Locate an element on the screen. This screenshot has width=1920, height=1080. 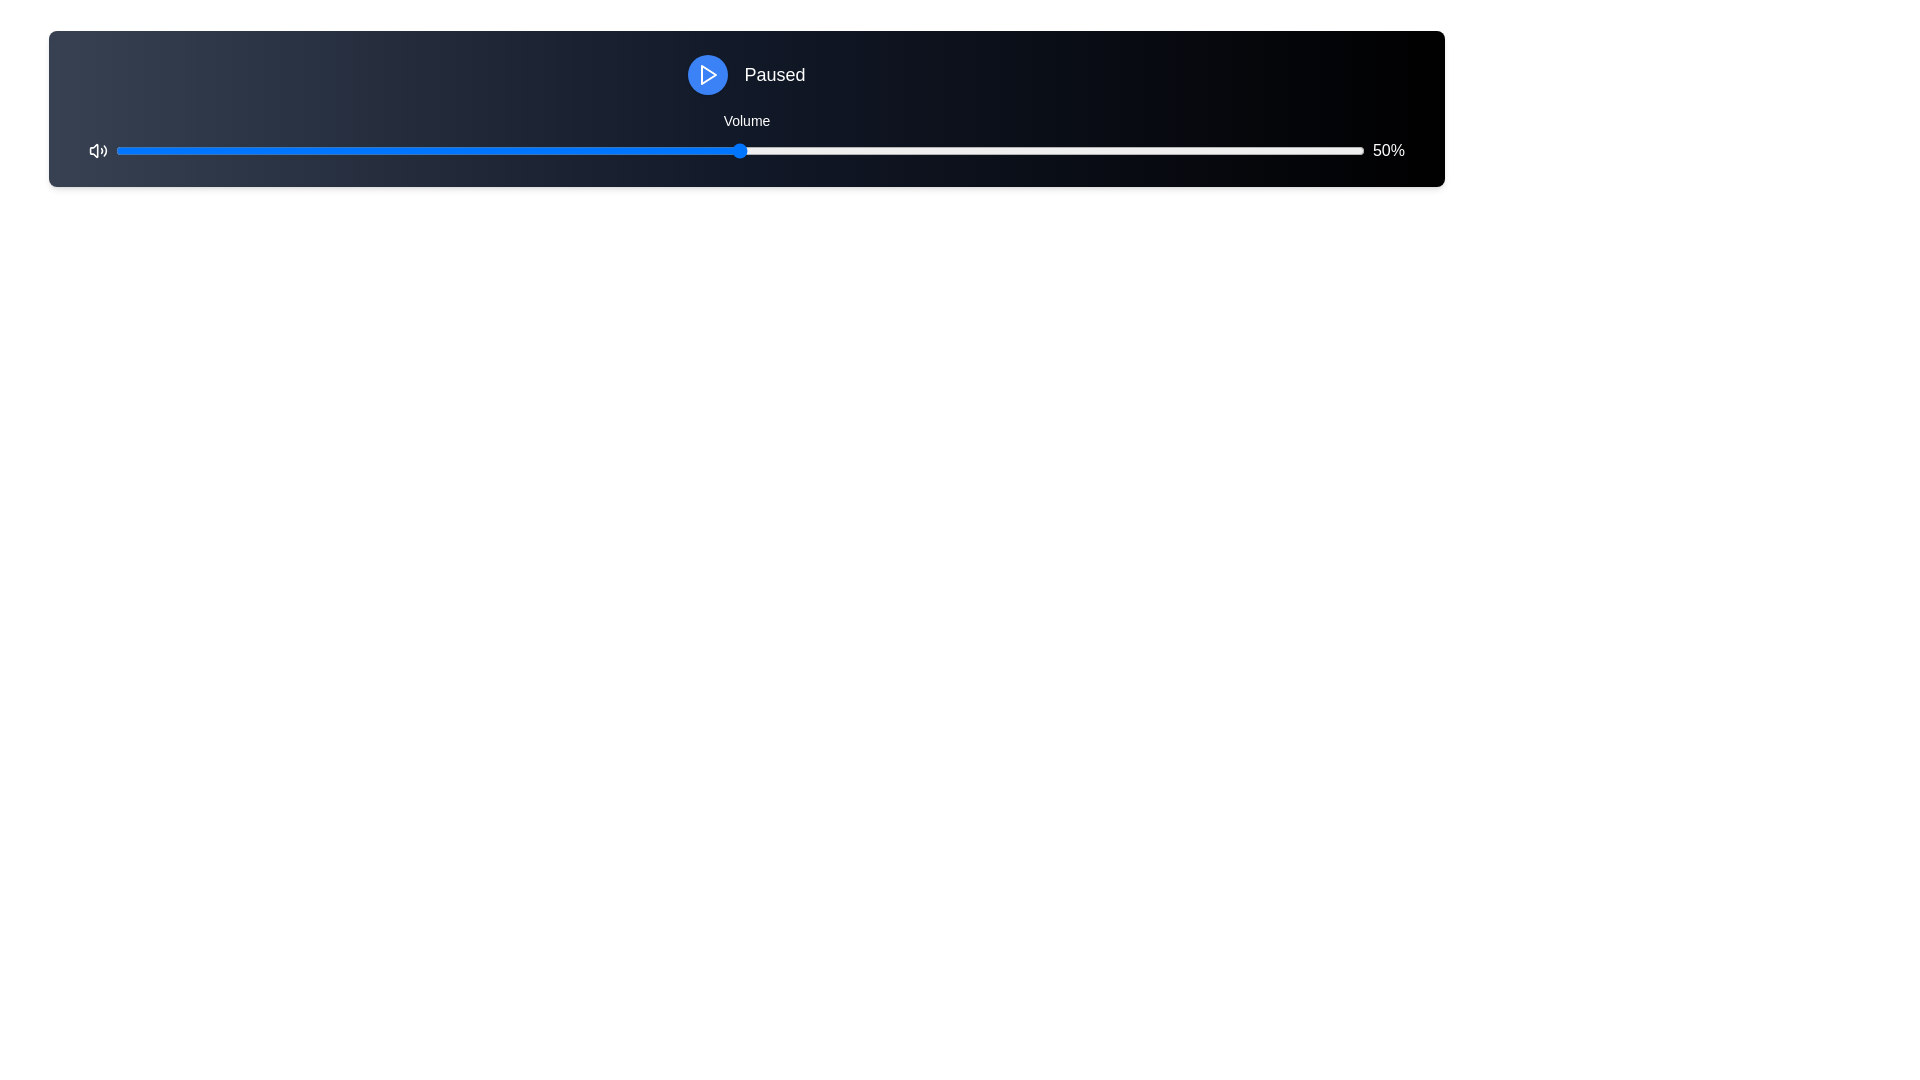
text of the status display label indicating that the media player is paused, which is centrally positioned to the right of the play button is located at coordinates (746, 73).